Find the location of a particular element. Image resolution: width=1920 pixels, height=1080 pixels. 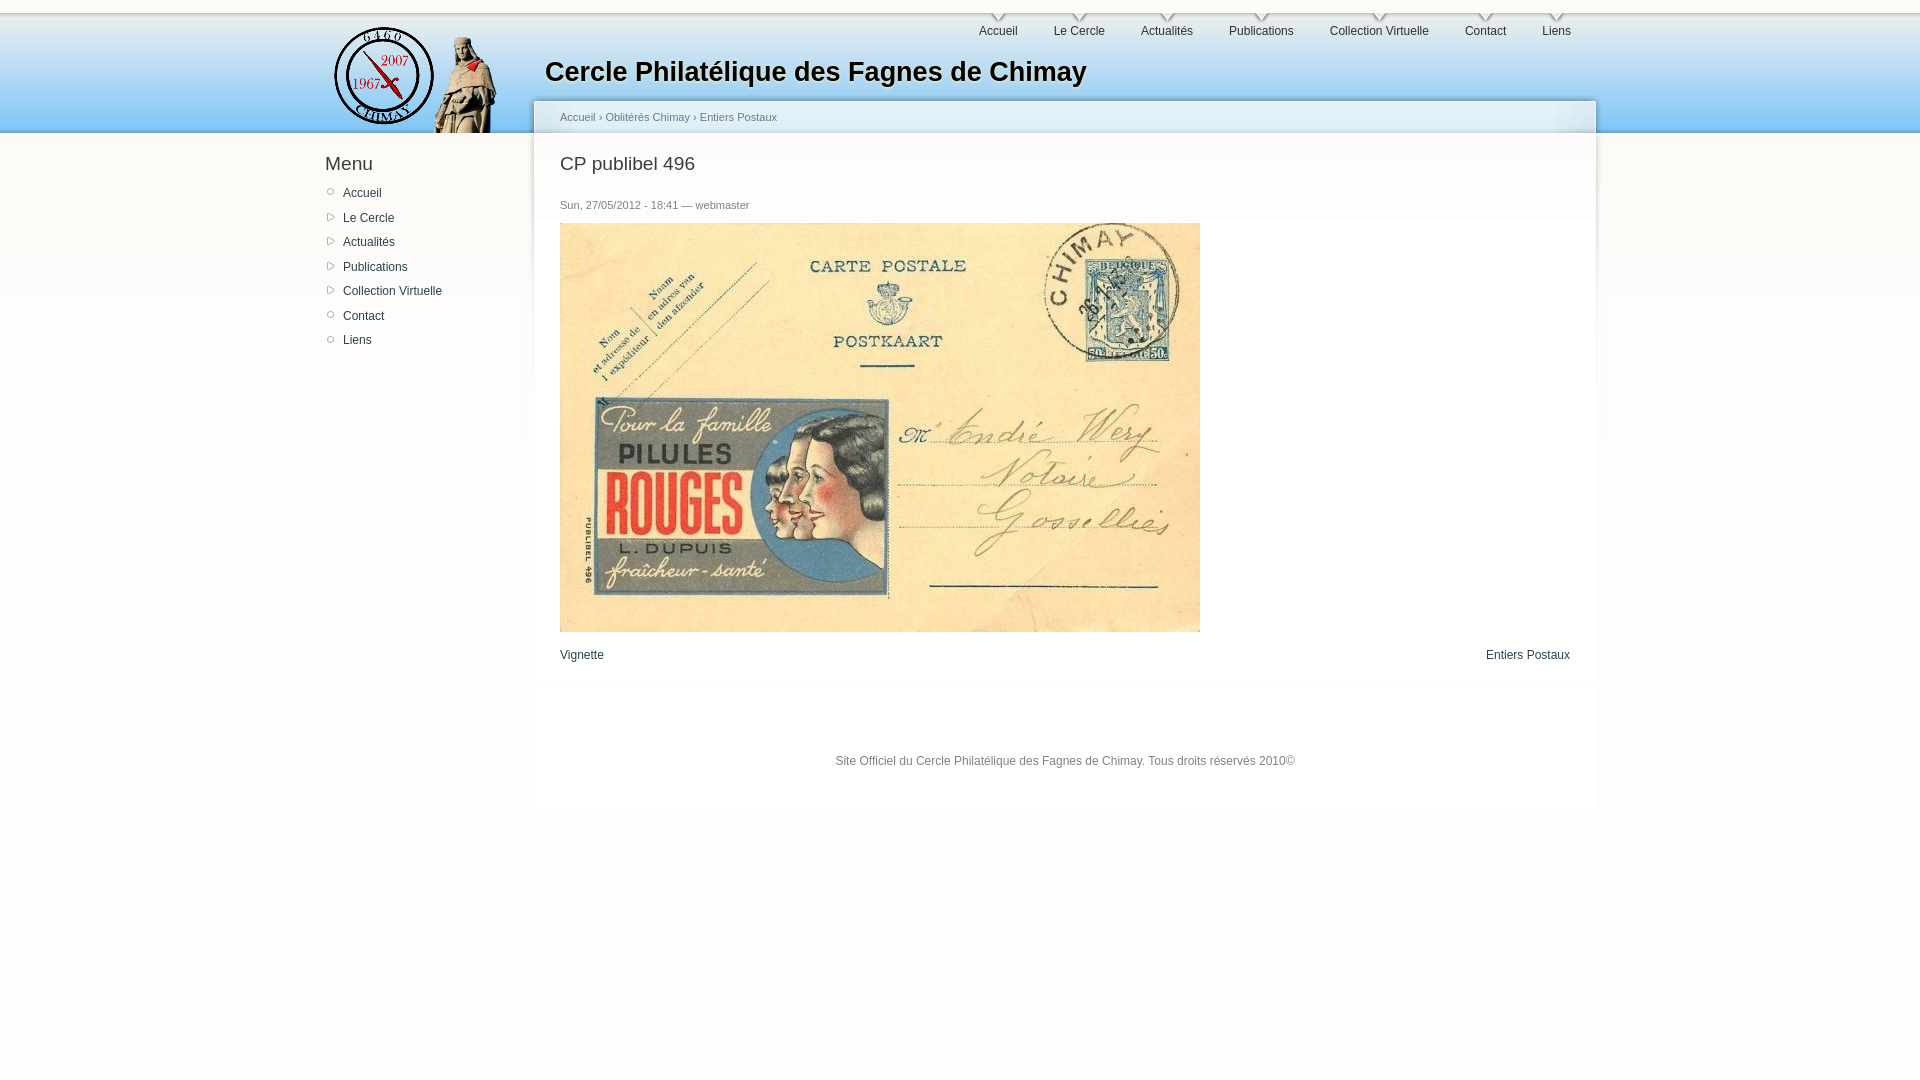

'Collection Virtuelle' is located at coordinates (1378, 26).